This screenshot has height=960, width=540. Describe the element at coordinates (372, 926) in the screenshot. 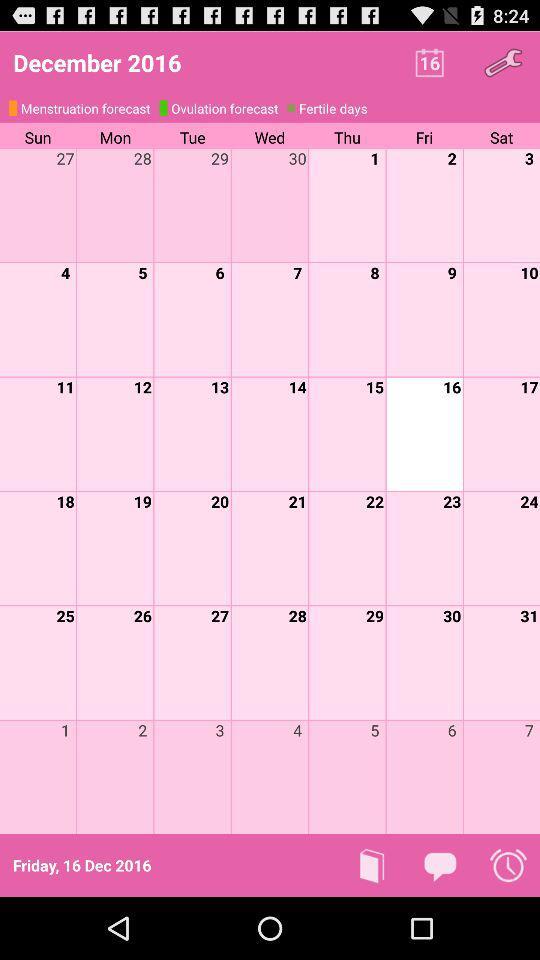

I see `the book icon` at that location.